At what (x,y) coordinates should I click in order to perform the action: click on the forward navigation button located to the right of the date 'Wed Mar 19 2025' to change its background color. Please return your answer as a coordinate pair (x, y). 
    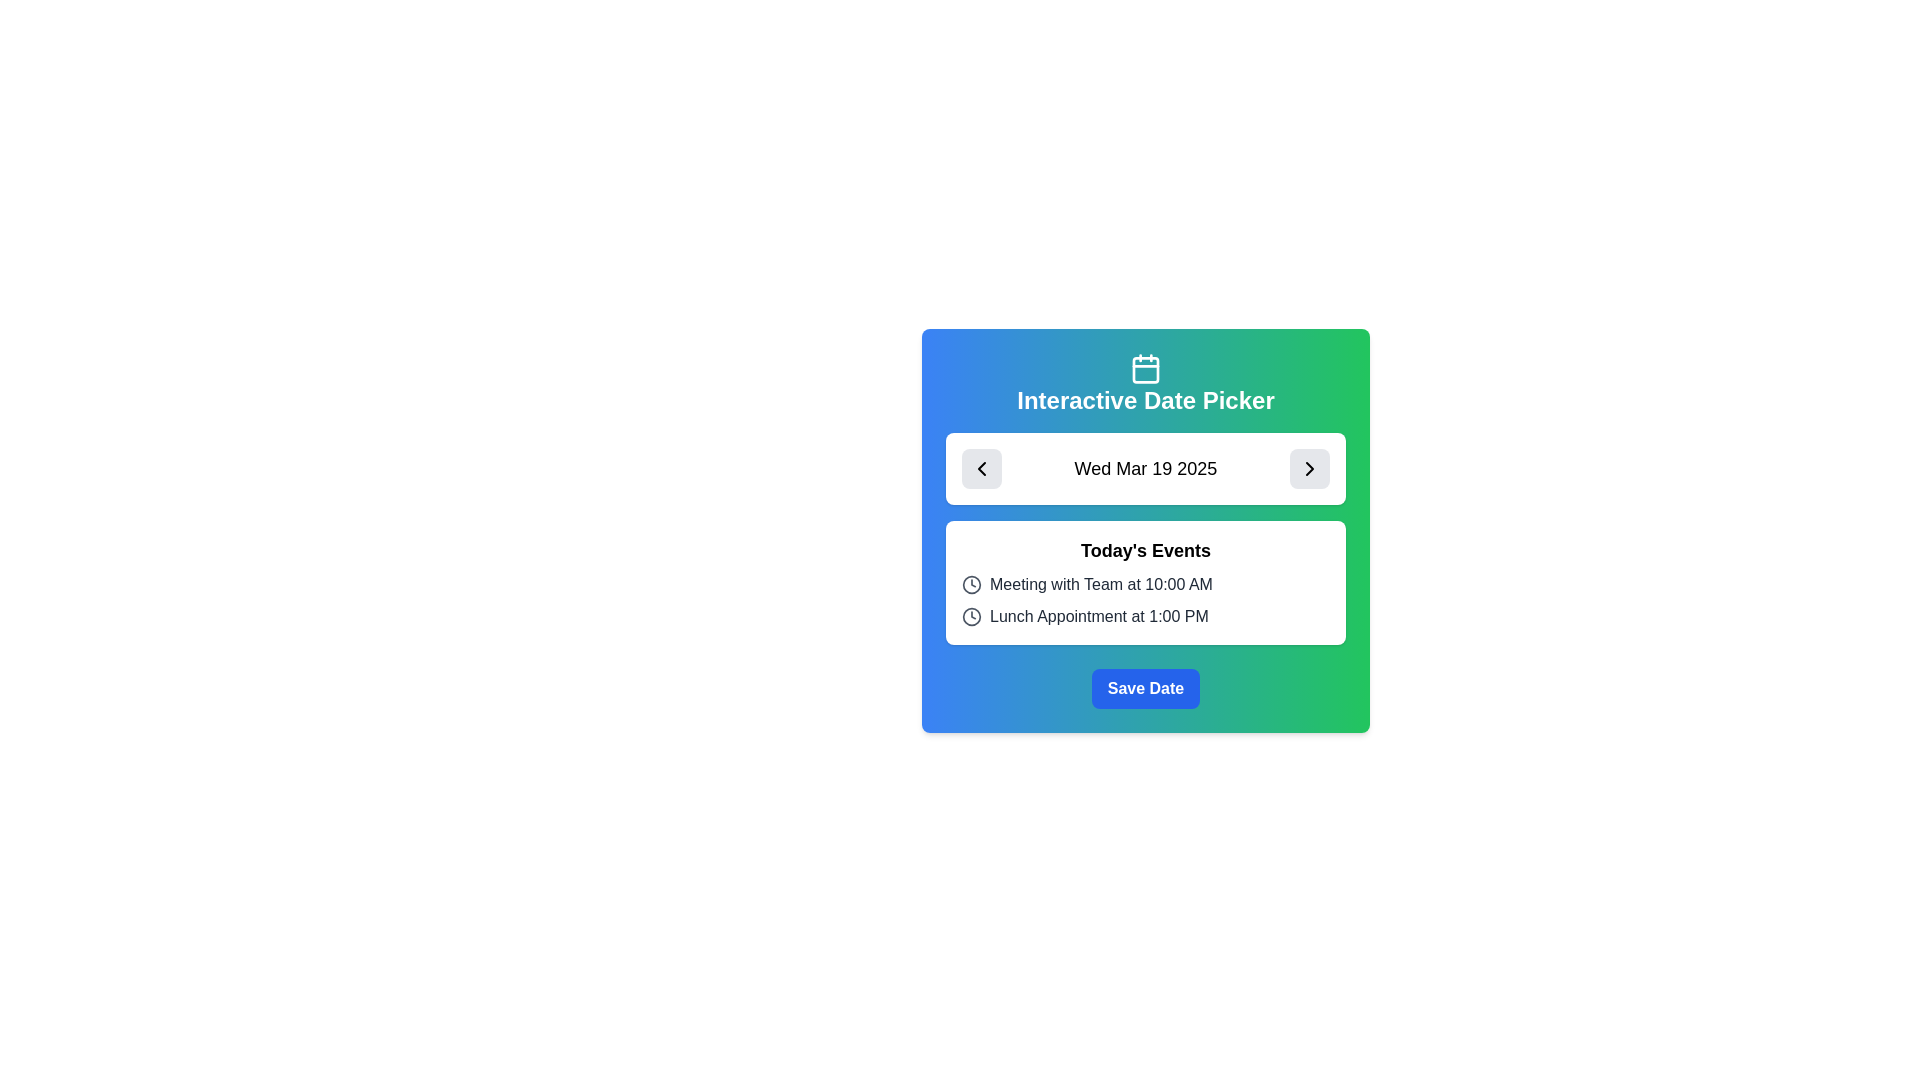
    Looking at the image, I should click on (1310, 469).